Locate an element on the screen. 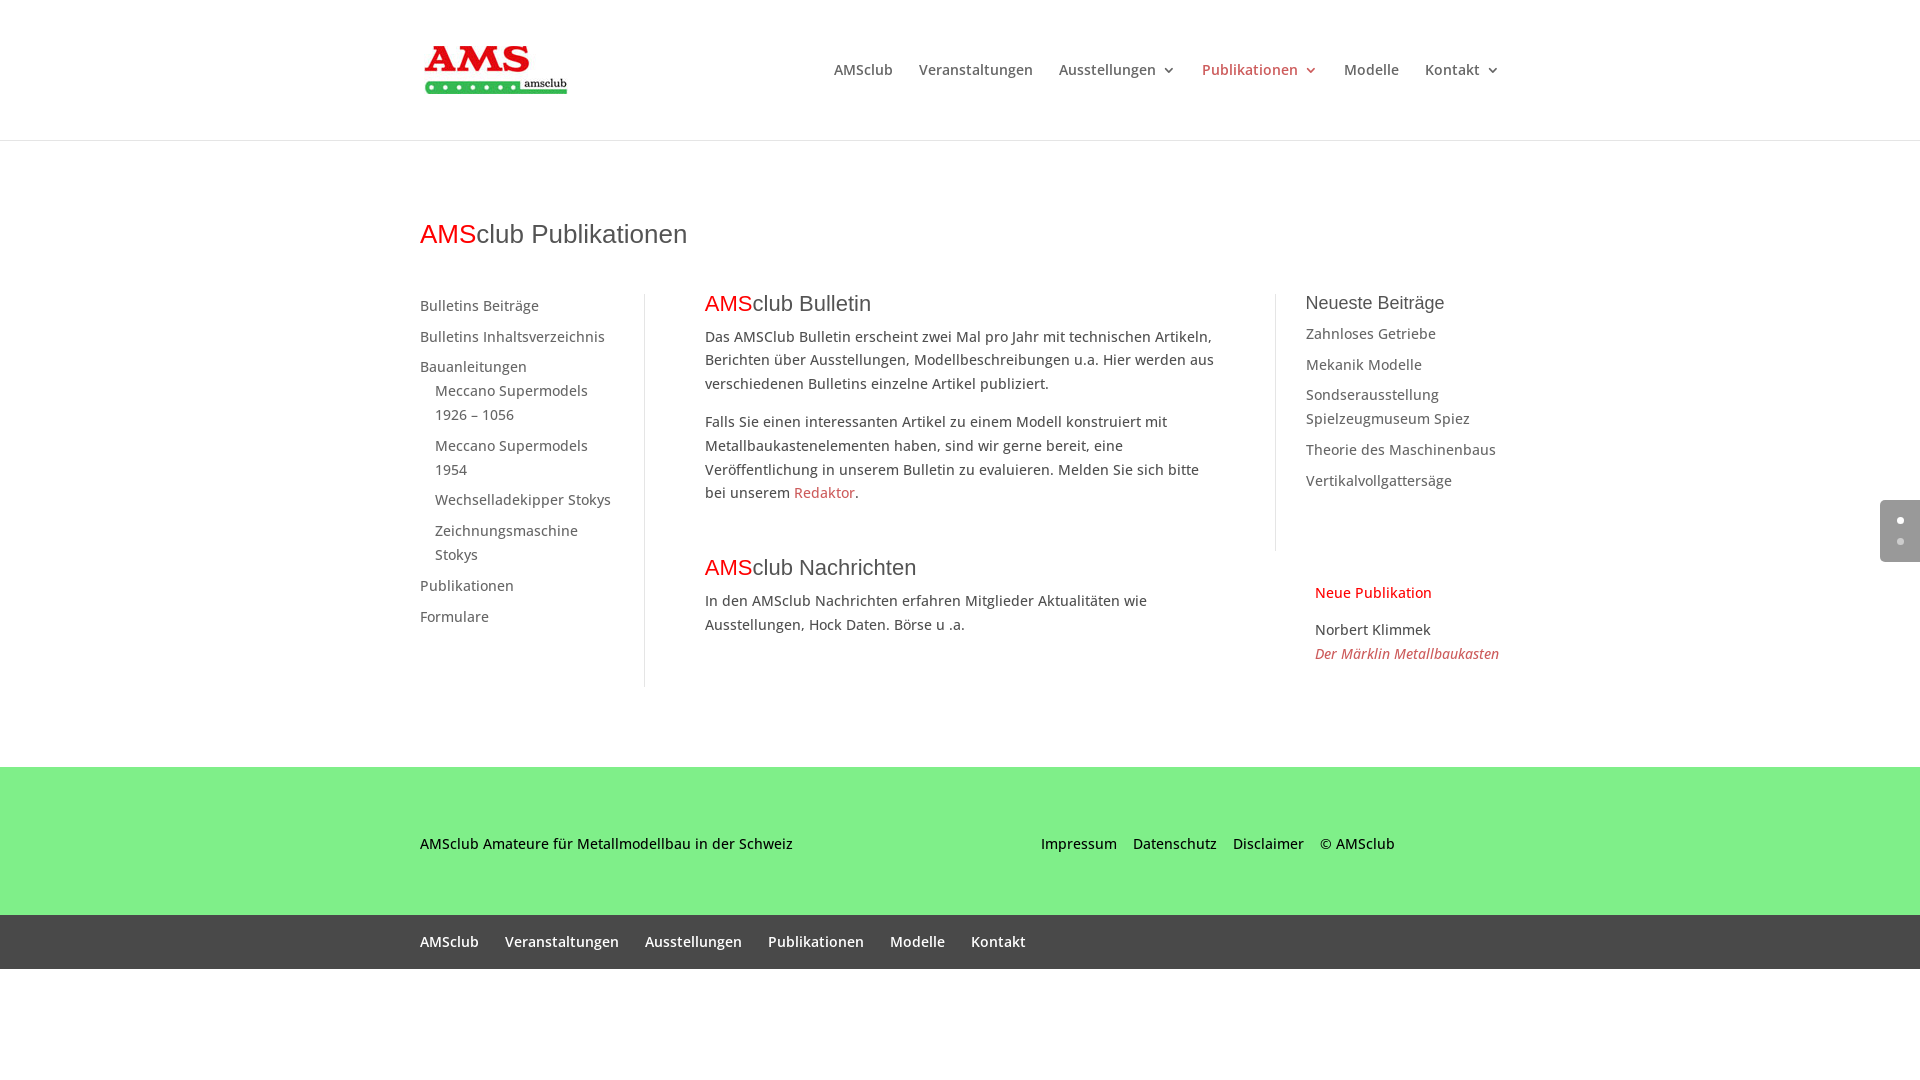 The width and height of the screenshot is (1920, 1080). 'Bulletins Inhaltsverzeichnis' is located at coordinates (512, 335).